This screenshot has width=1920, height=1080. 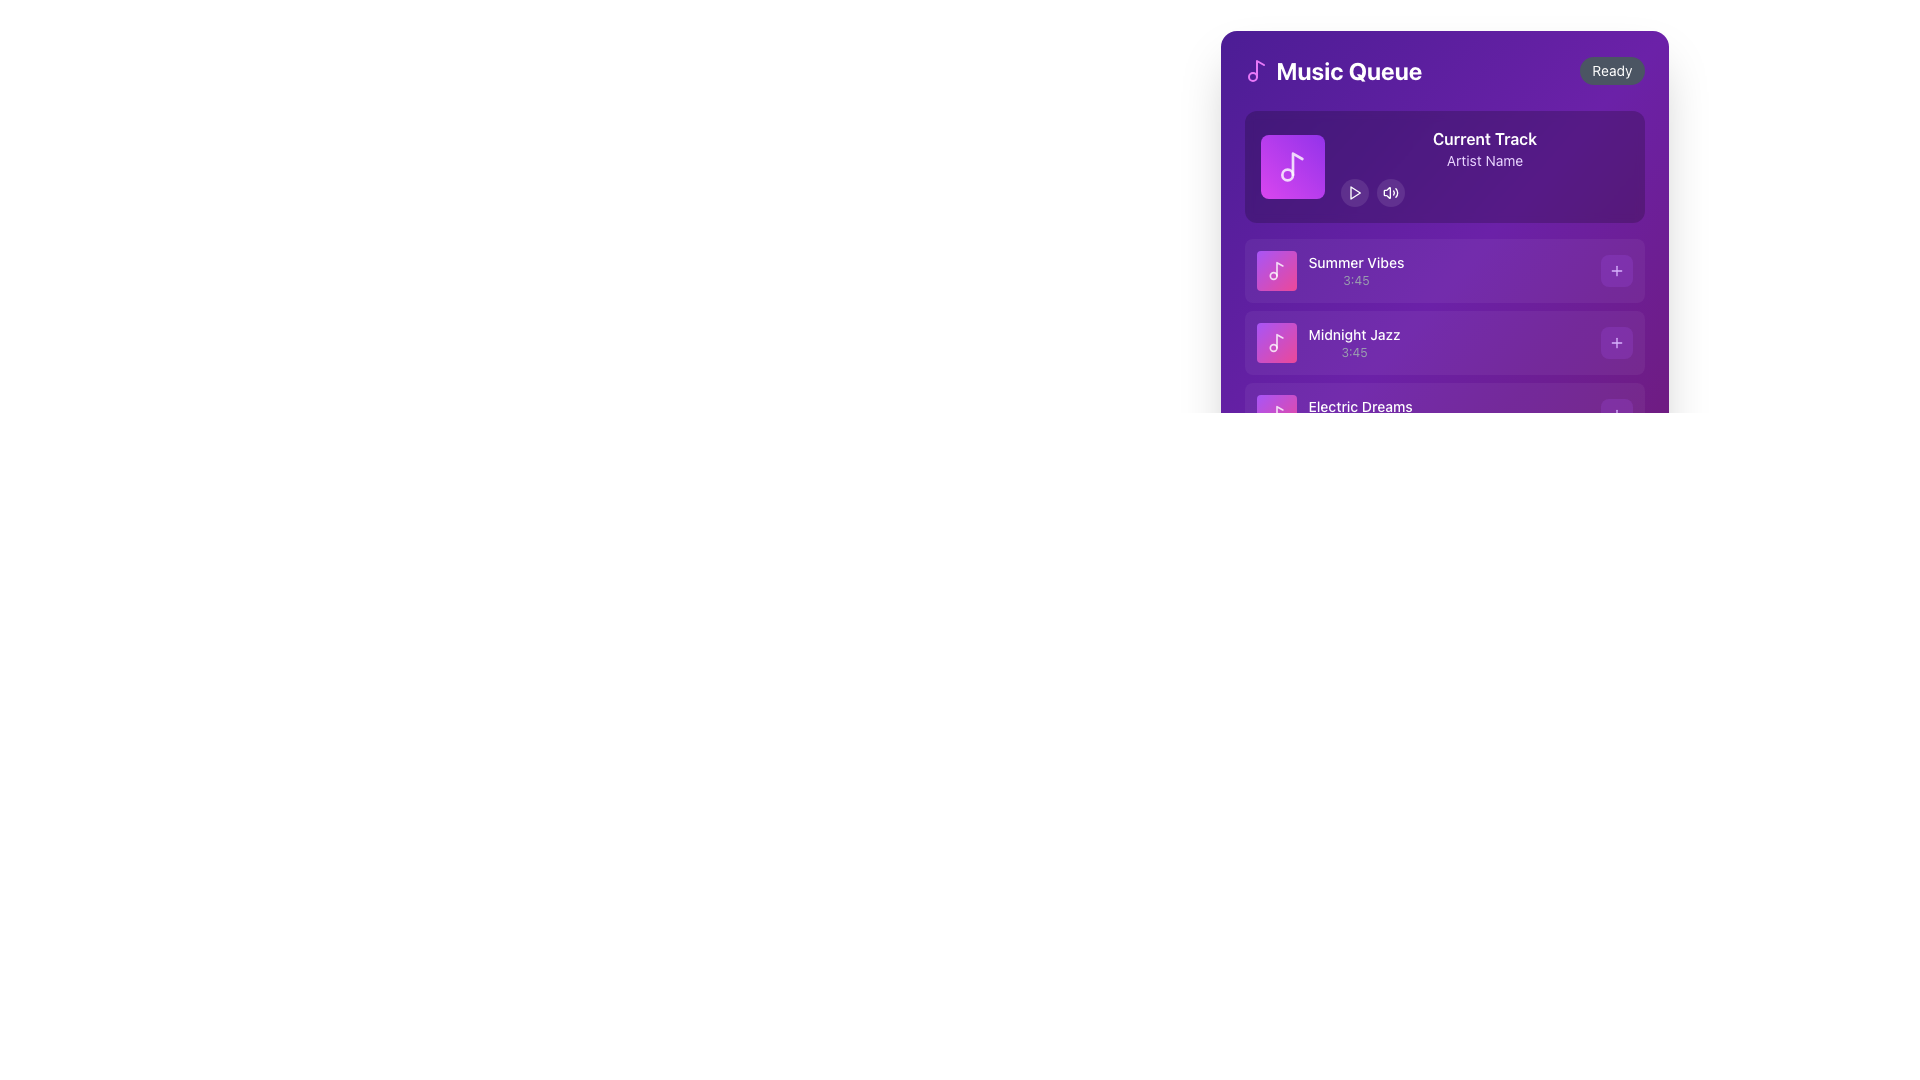 What do you see at coordinates (1484, 165) in the screenshot?
I see `displayed text of the informational text display showing the currently playing track's title and artist's name in the music queue interface, located in the header to the right of the thumbnail box` at bounding box center [1484, 165].